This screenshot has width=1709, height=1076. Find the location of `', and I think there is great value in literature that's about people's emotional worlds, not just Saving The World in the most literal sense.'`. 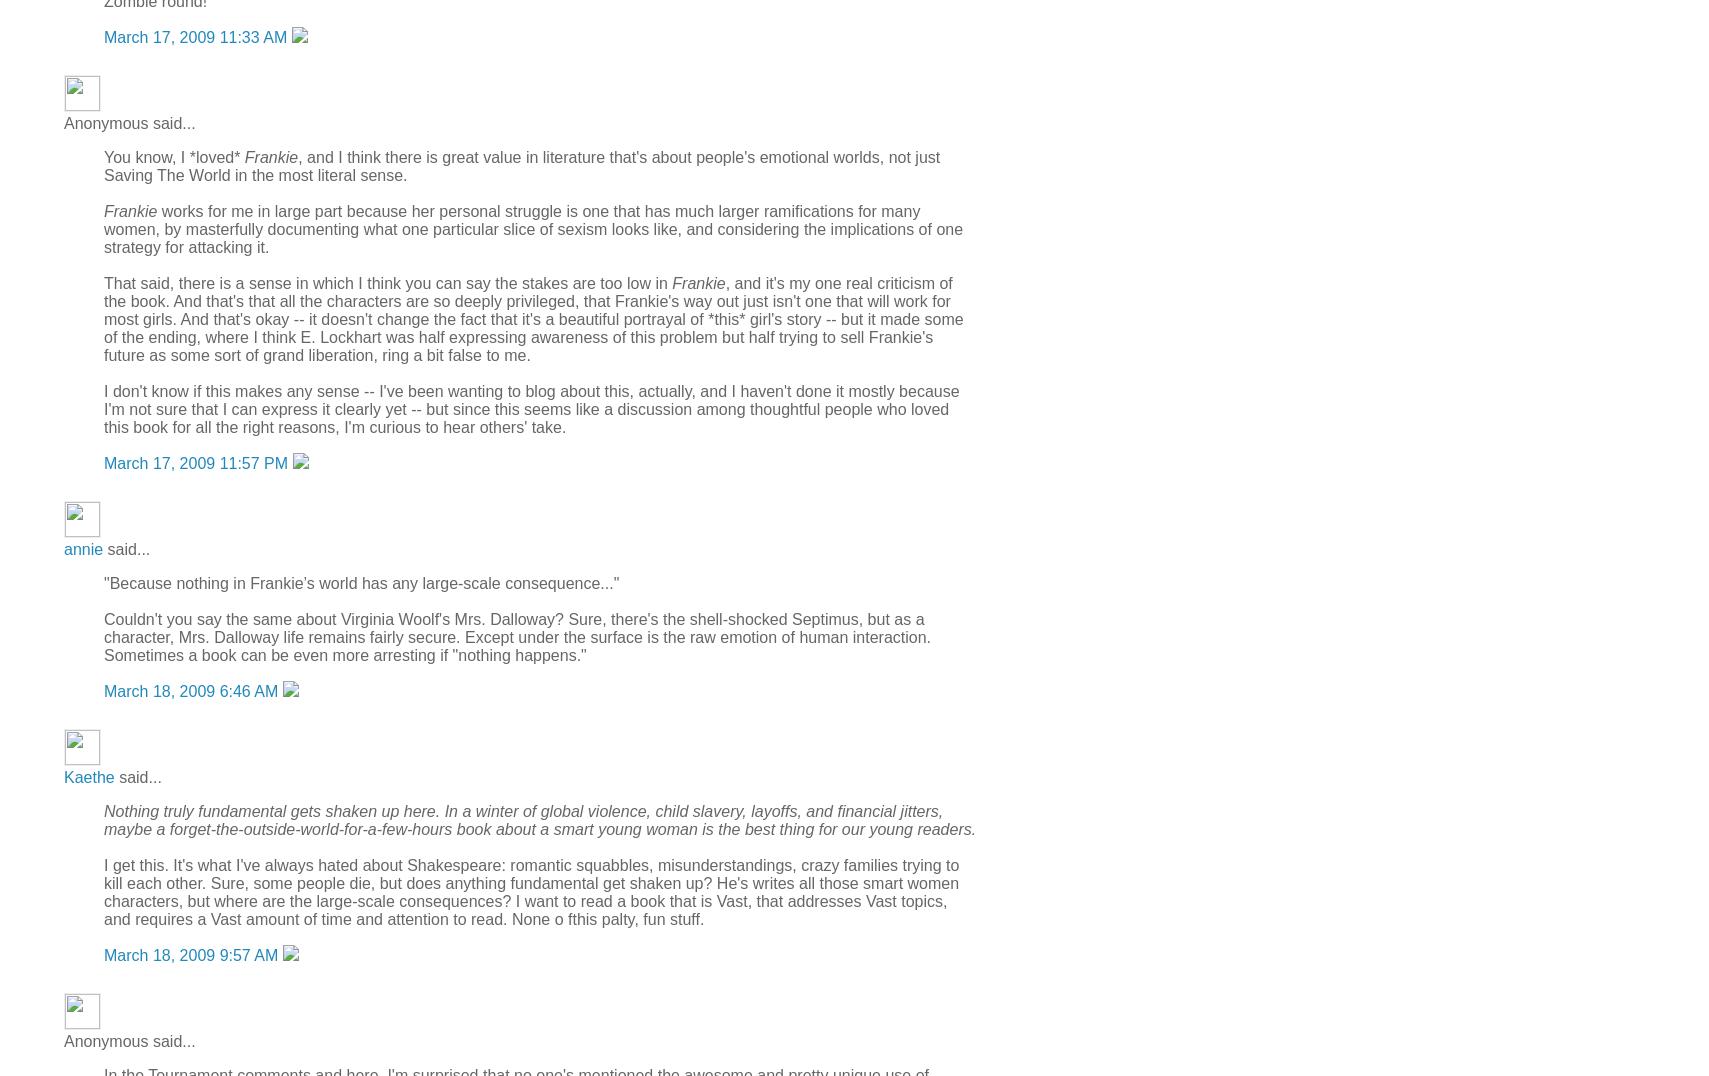

', and I think there is great value in literature that's about people's emotional worlds, not just Saving The World in the most literal sense.' is located at coordinates (520, 165).